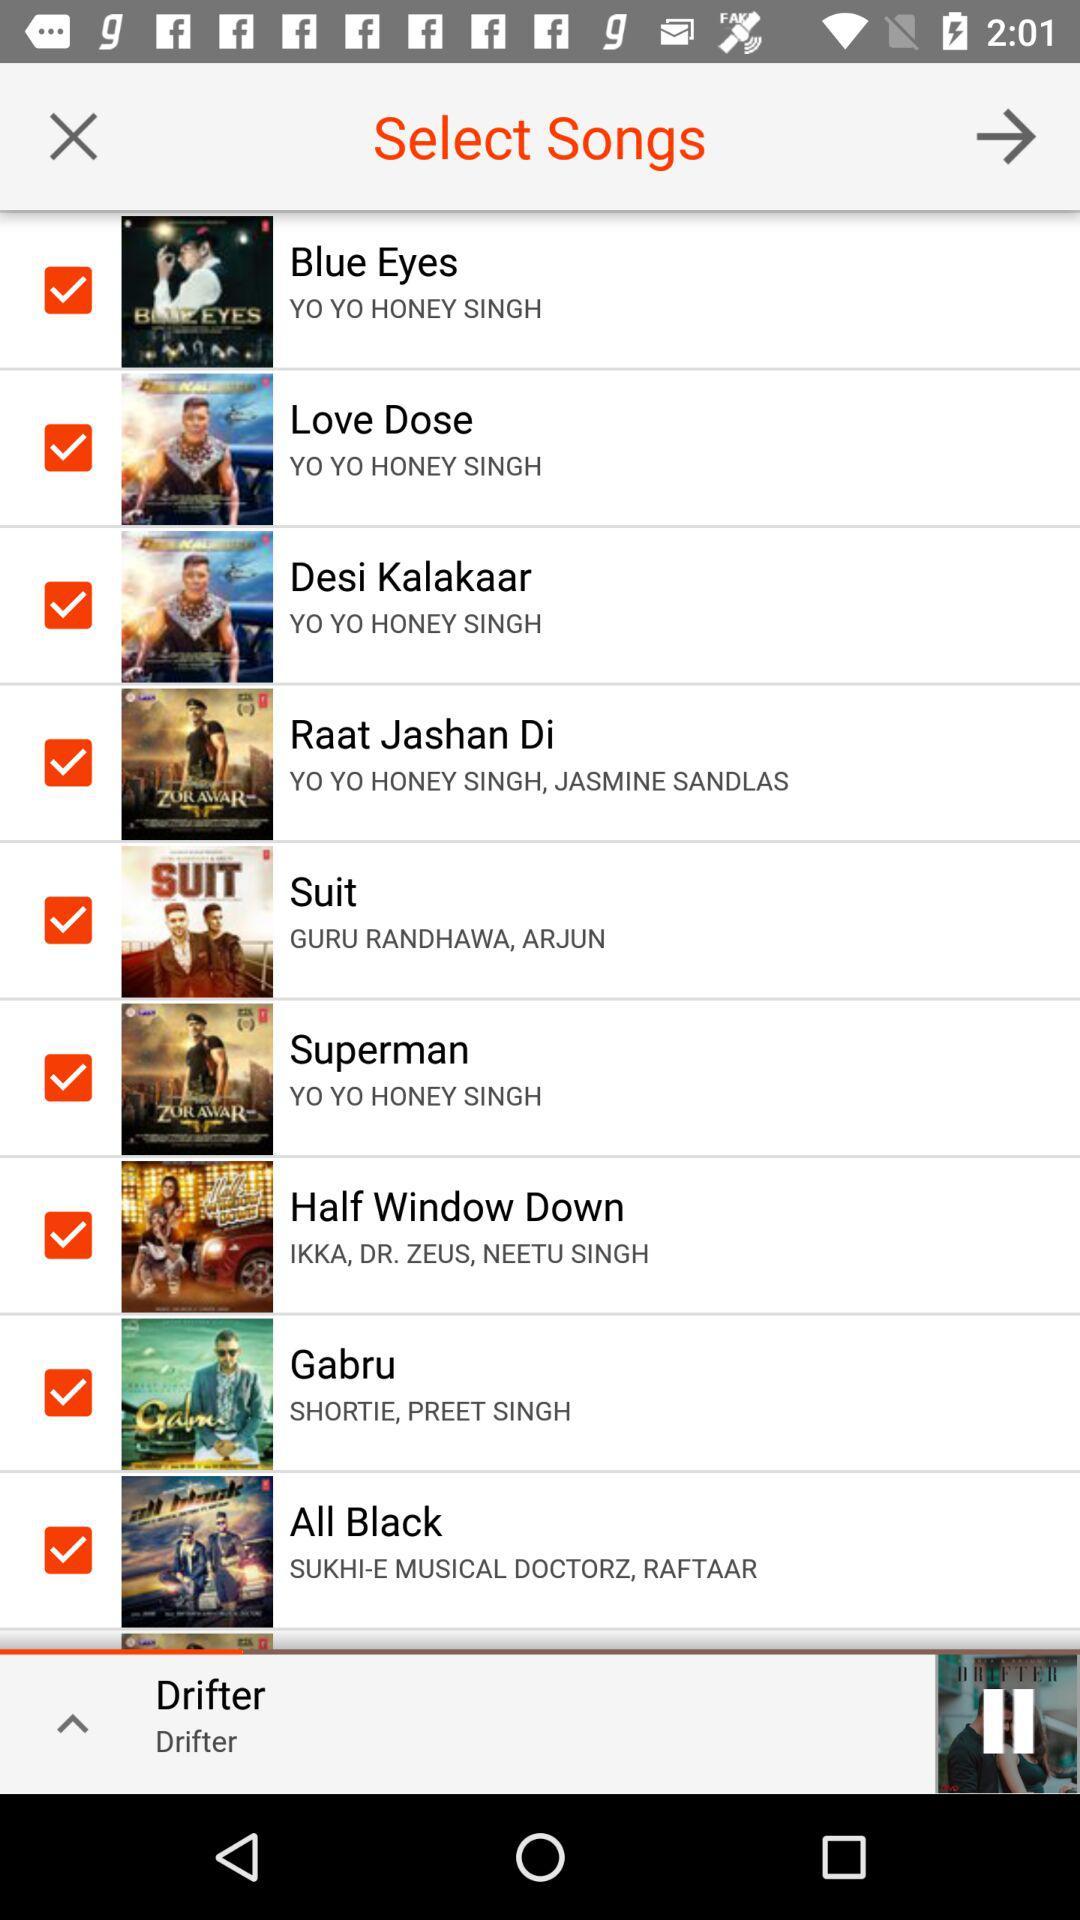 The image size is (1080, 1920). What do you see at coordinates (64, 1721) in the screenshot?
I see `the item next to drifter` at bounding box center [64, 1721].